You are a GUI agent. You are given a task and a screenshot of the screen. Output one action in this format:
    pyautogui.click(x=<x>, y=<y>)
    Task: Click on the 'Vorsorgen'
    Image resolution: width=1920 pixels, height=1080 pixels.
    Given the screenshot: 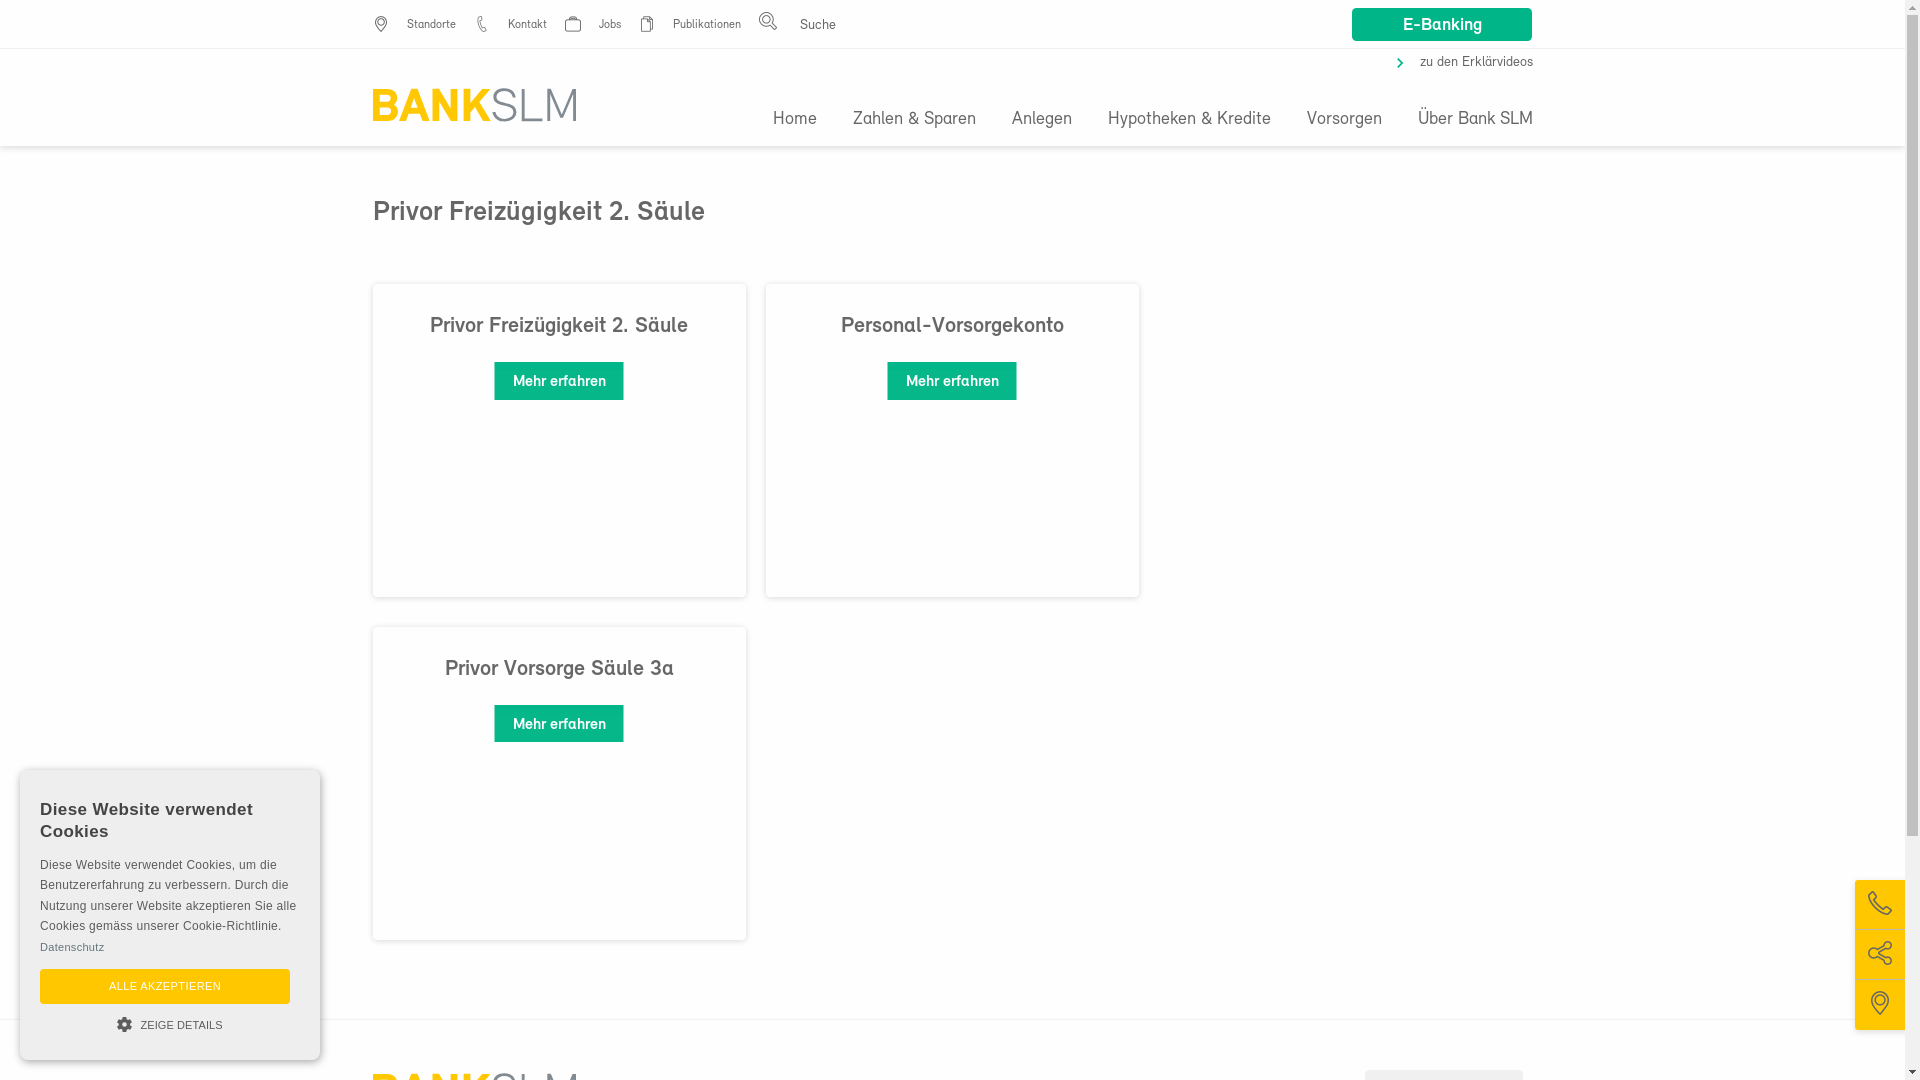 What is the action you would take?
    pyautogui.click(x=1287, y=119)
    